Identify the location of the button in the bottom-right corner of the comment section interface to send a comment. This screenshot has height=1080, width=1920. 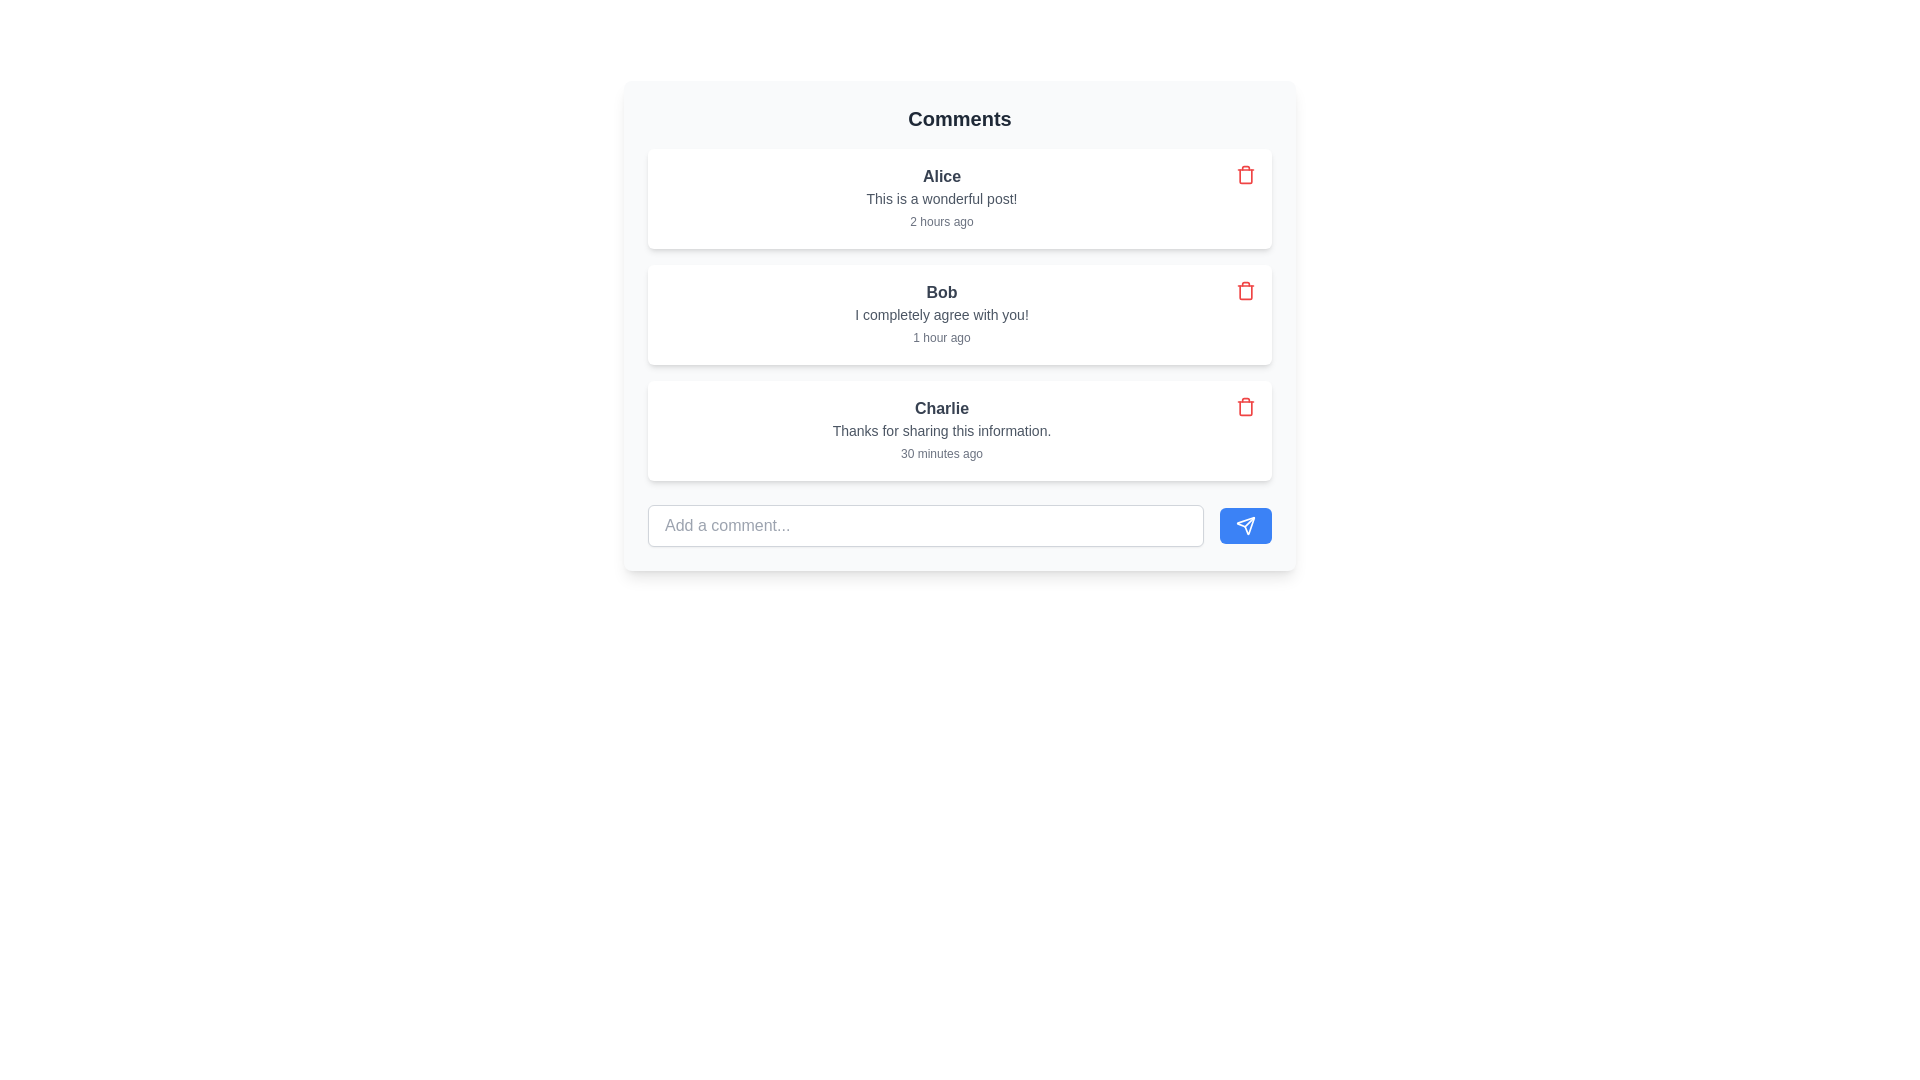
(1245, 524).